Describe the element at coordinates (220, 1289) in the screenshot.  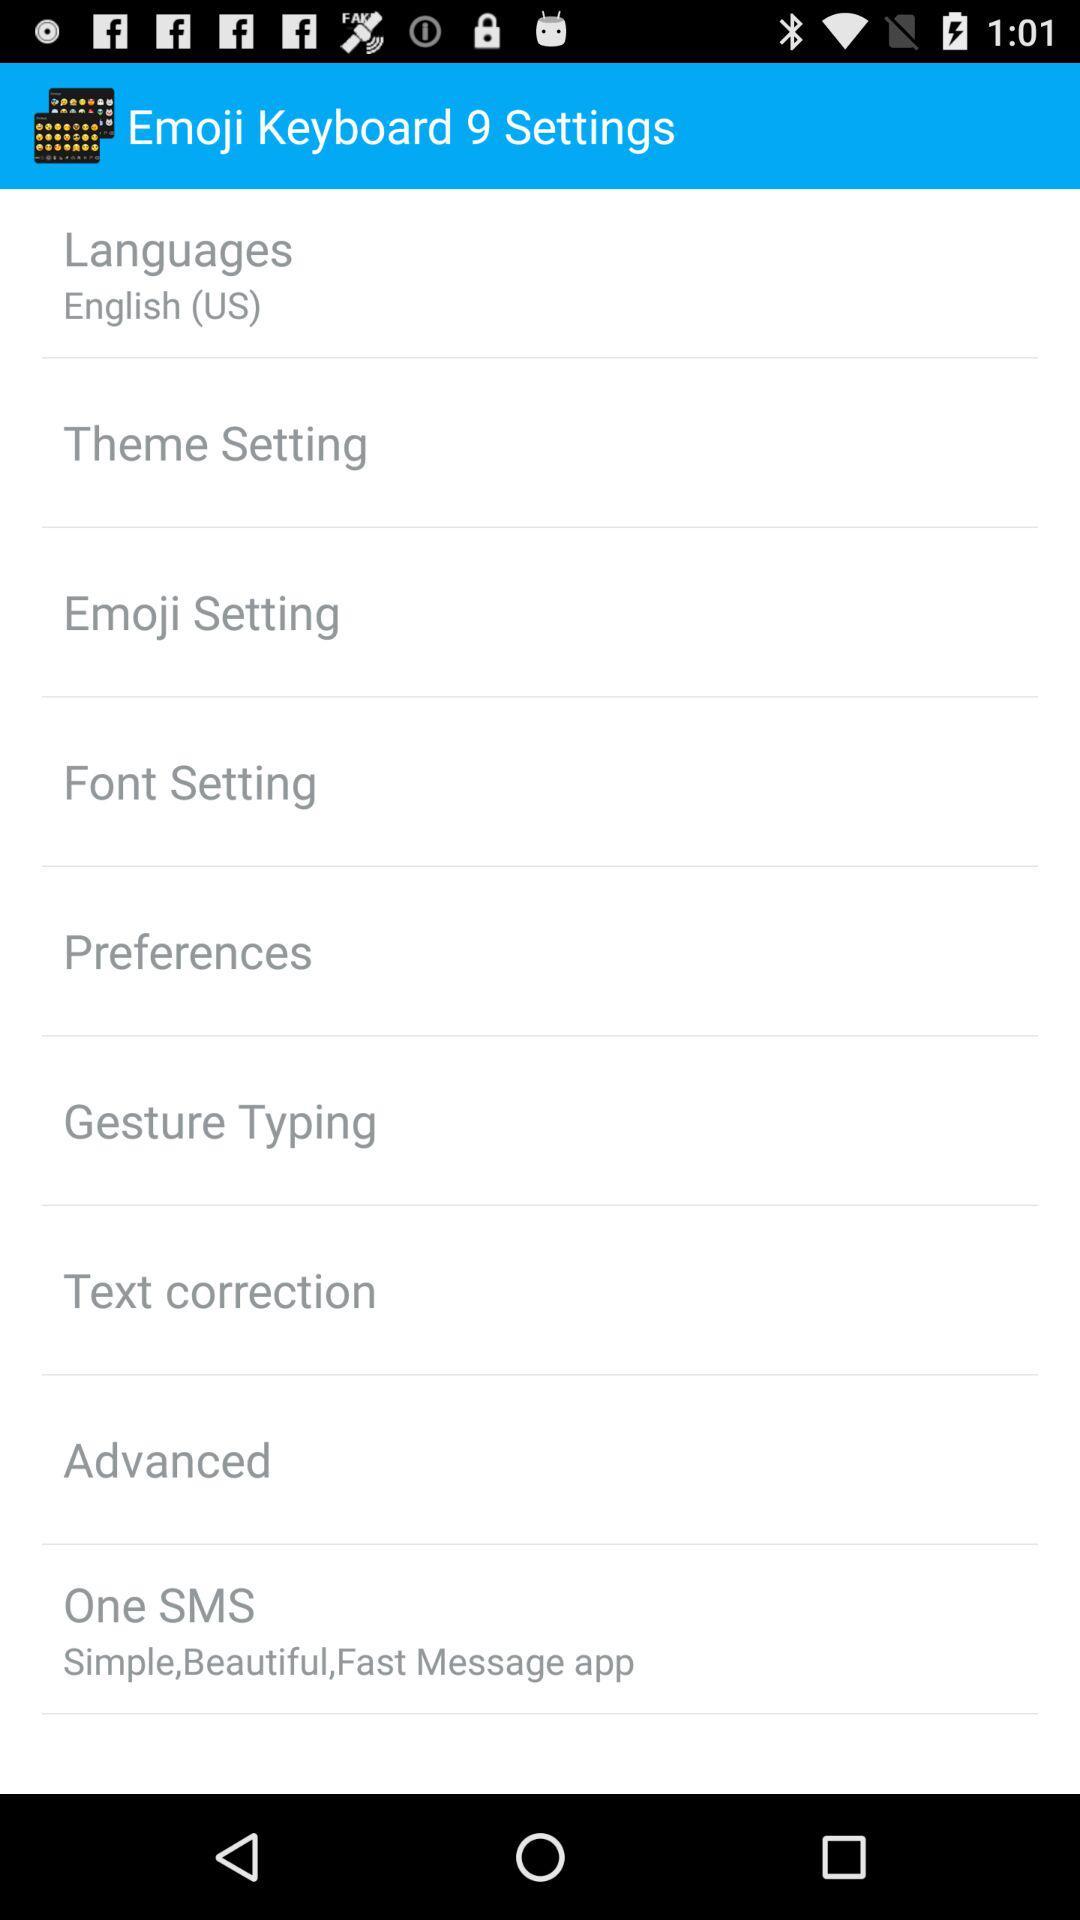
I see `item below gesture typing icon` at that location.